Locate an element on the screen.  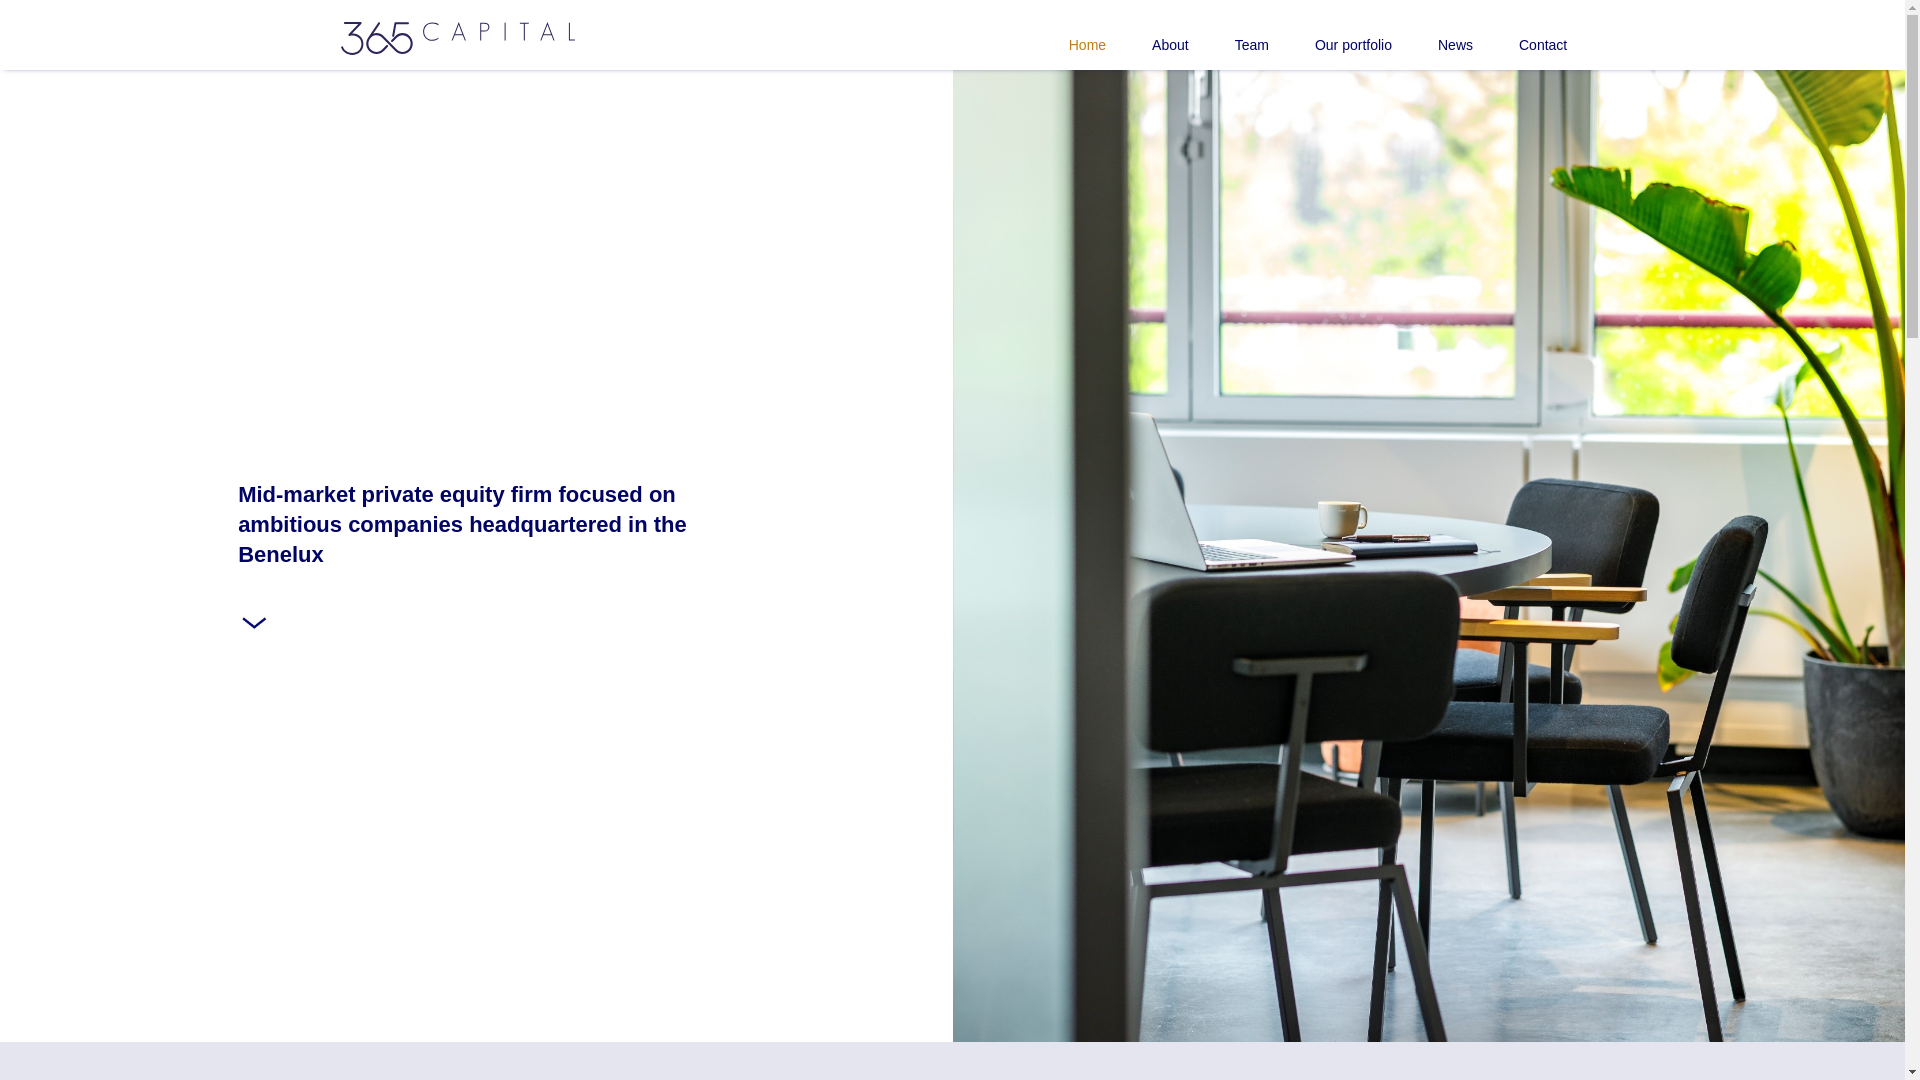
'Team' is located at coordinates (1227, 34).